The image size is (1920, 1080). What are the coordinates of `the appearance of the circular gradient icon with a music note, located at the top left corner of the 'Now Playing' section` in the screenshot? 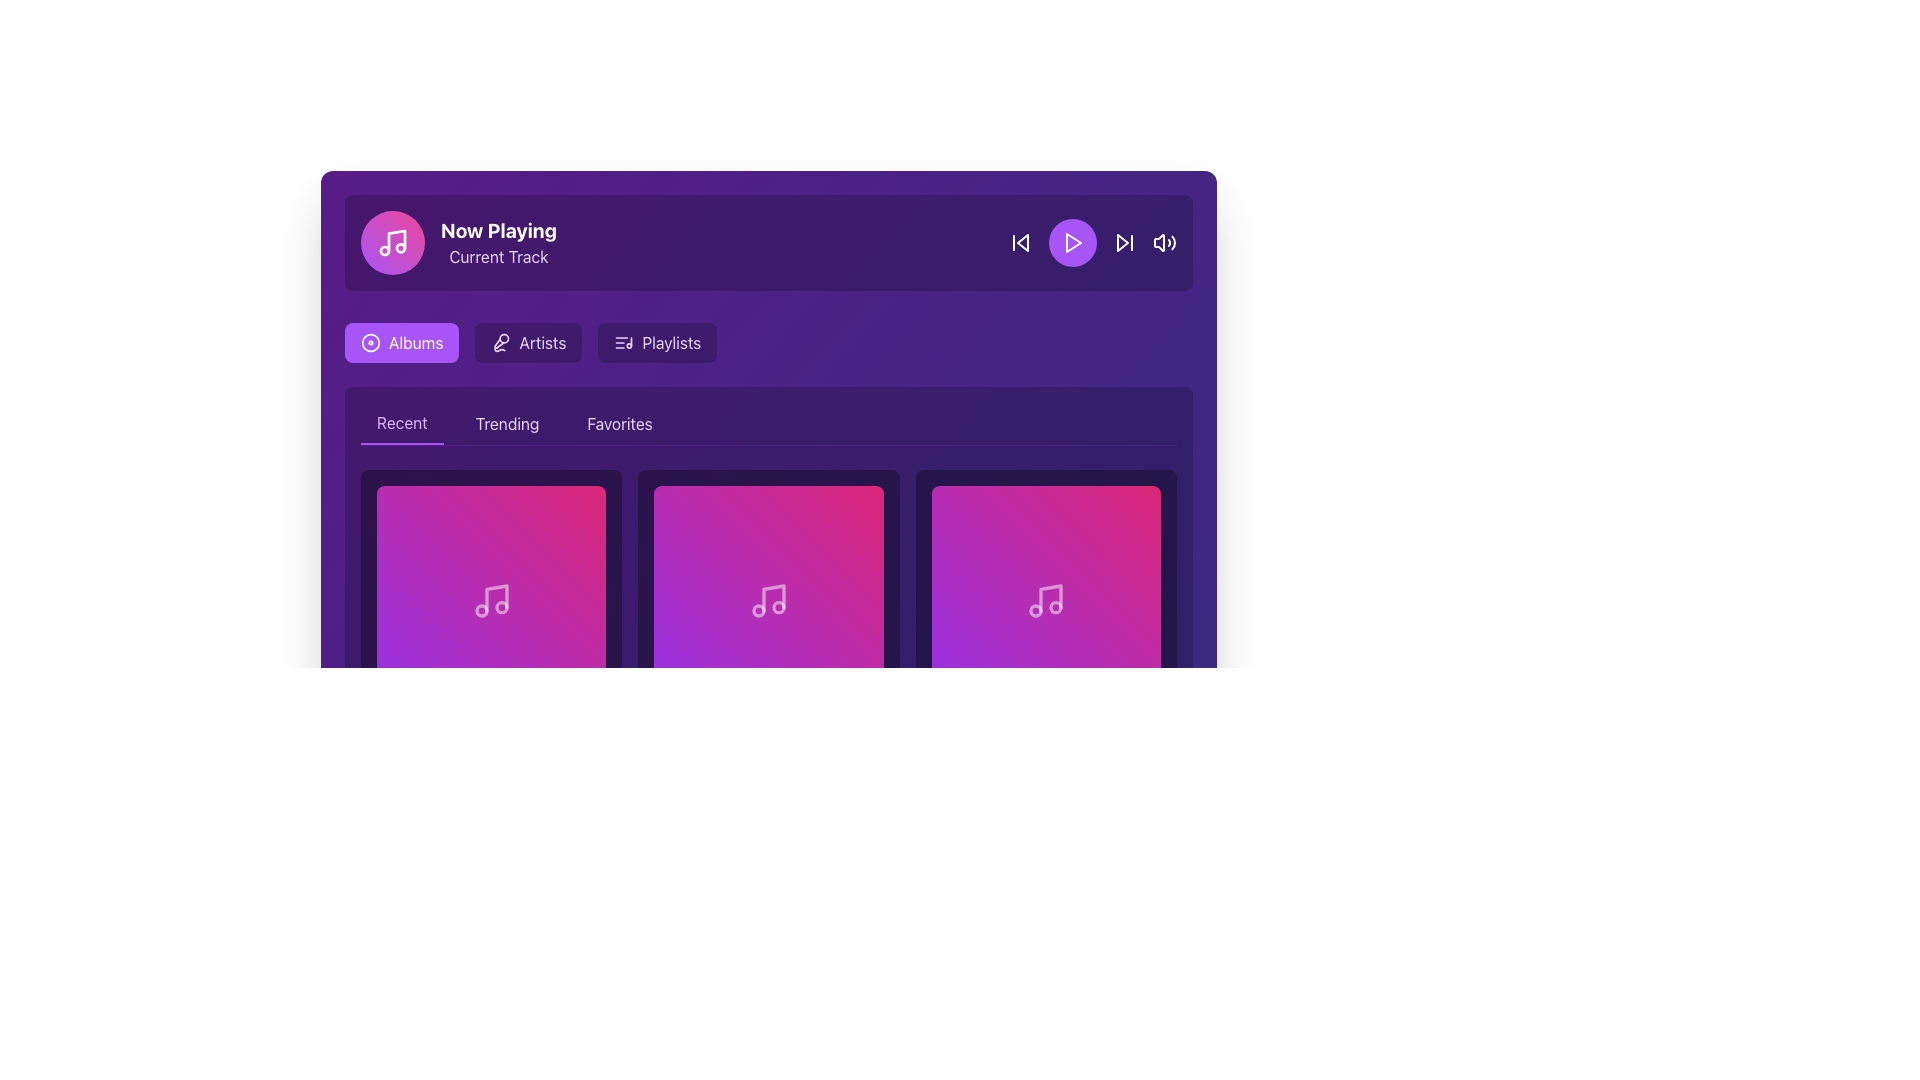 It's located at (393, 242).